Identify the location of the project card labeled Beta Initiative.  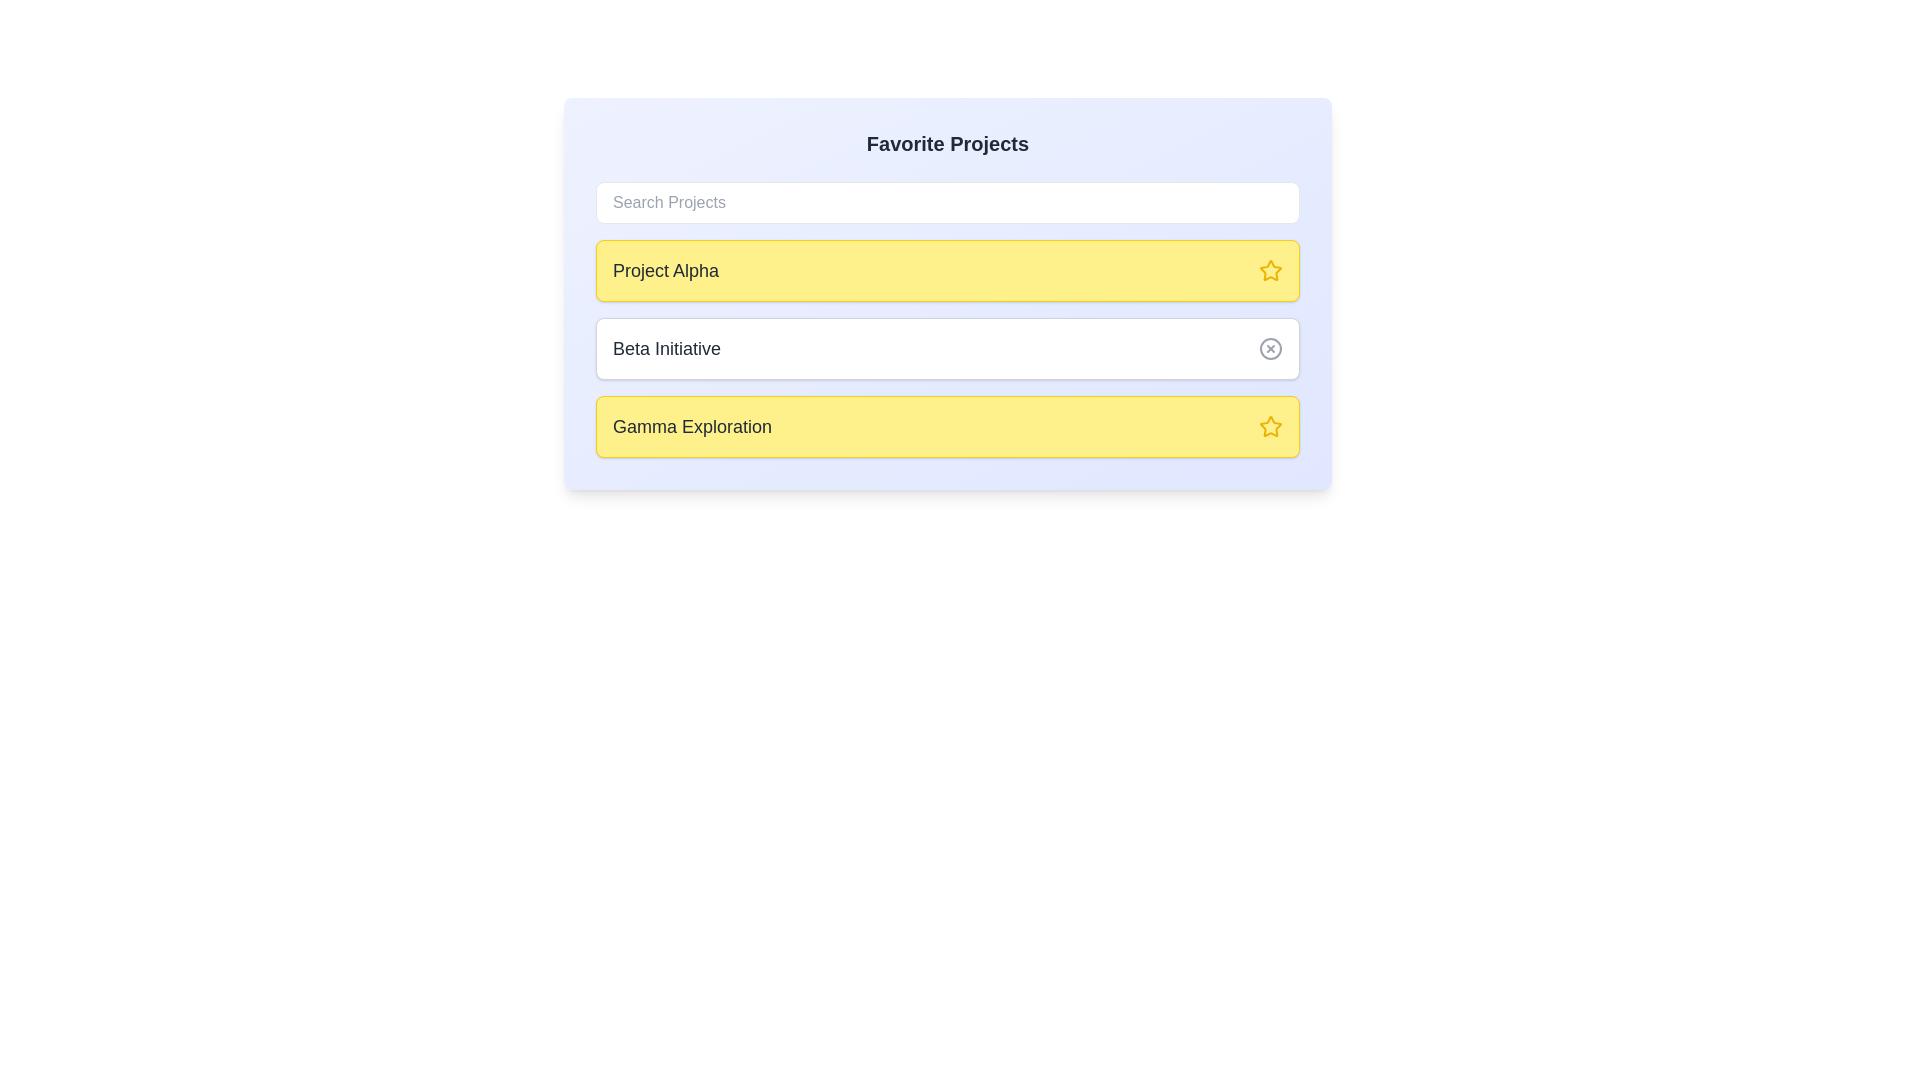
(947, 347).